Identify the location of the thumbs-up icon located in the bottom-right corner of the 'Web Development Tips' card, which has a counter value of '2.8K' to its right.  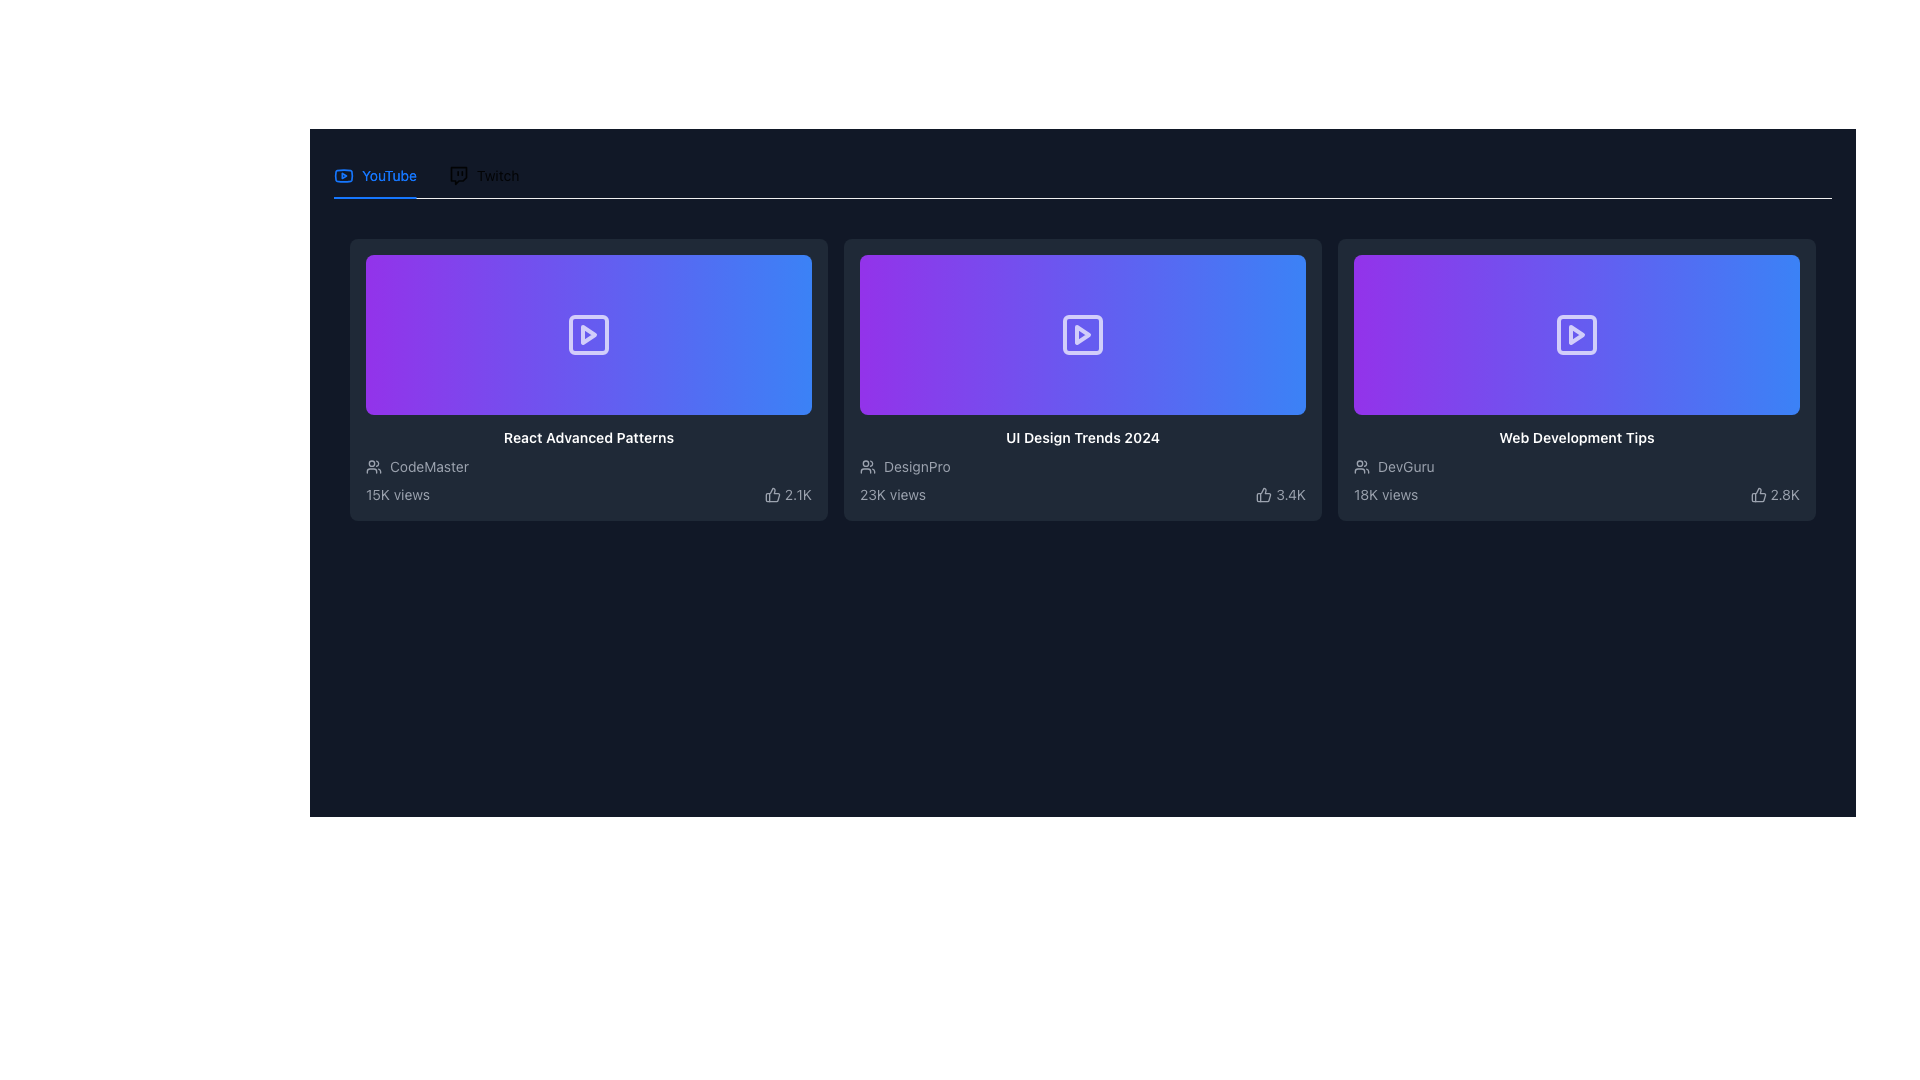
(1757, 494).